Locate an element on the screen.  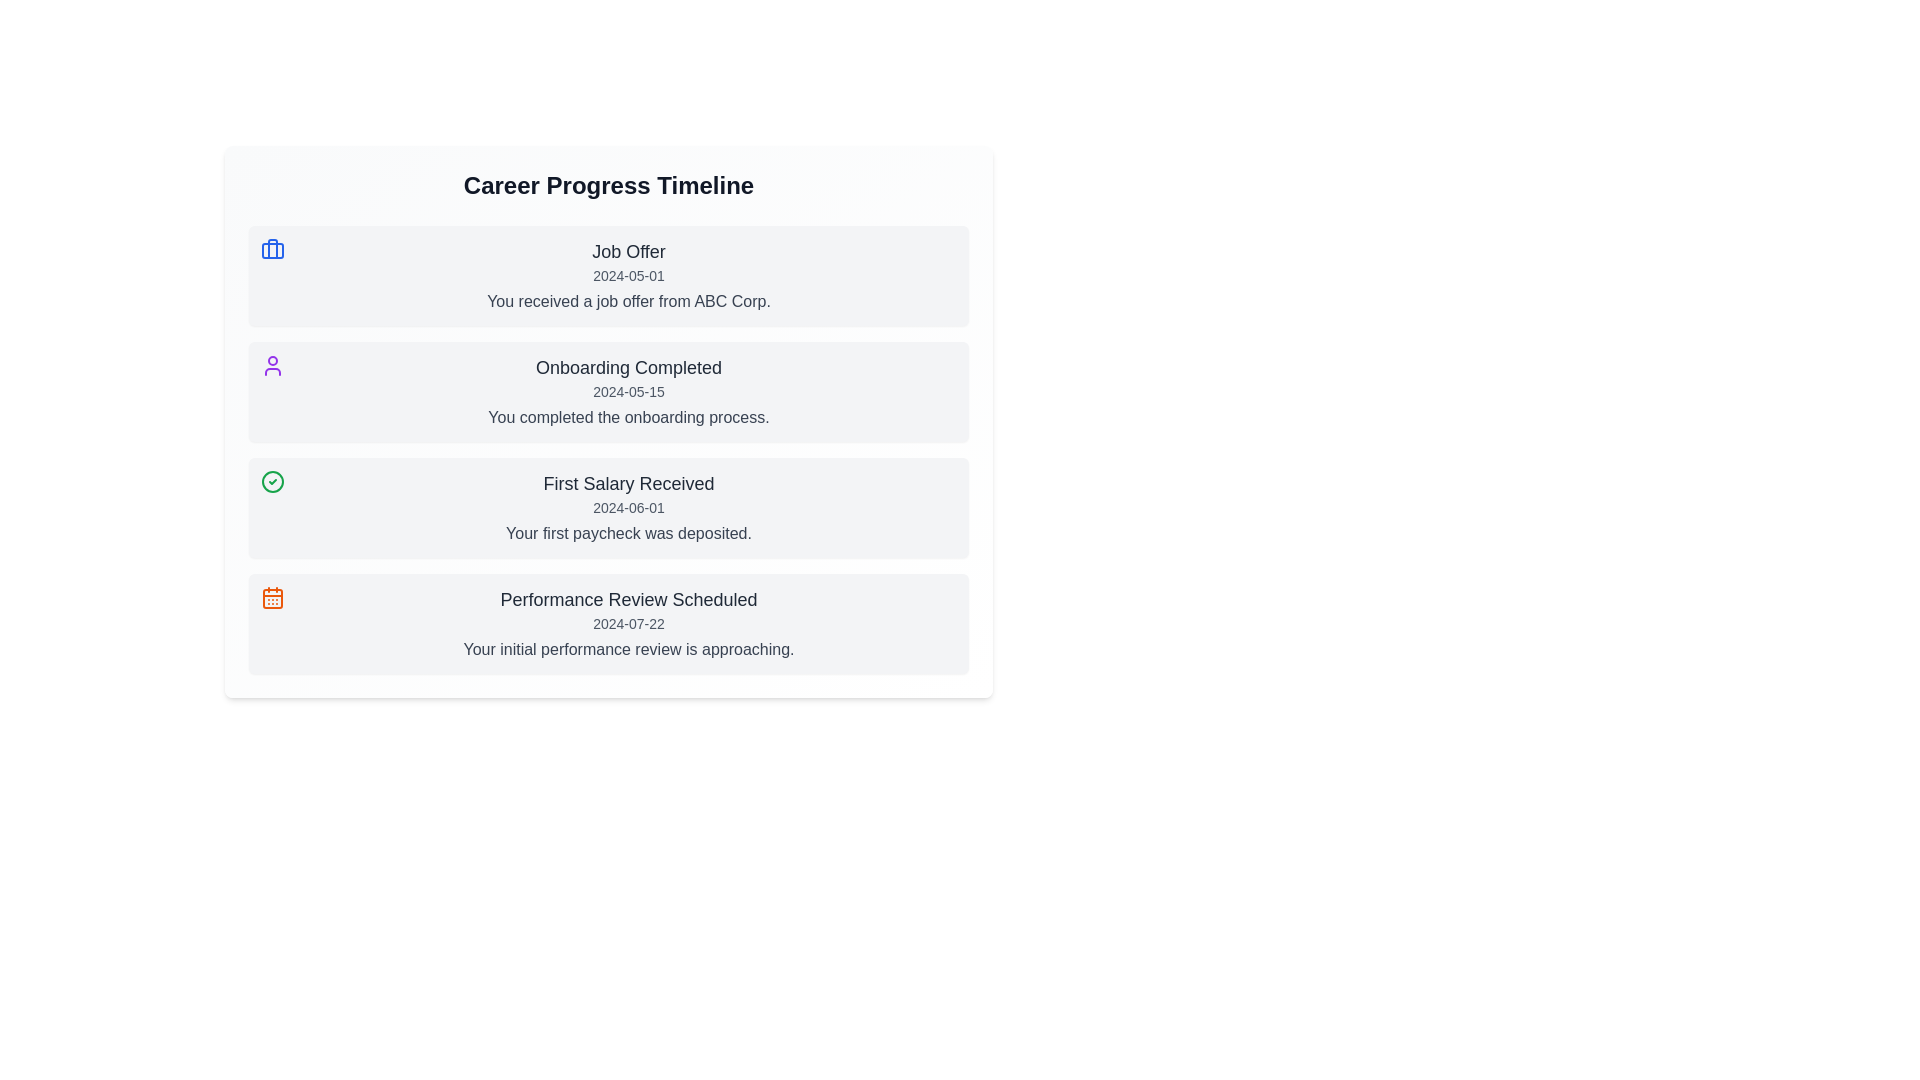
the SVG circle element that visually indicates the status of the 'First Salary Received' milestone in the timeline is located at coordinates (272, 482).